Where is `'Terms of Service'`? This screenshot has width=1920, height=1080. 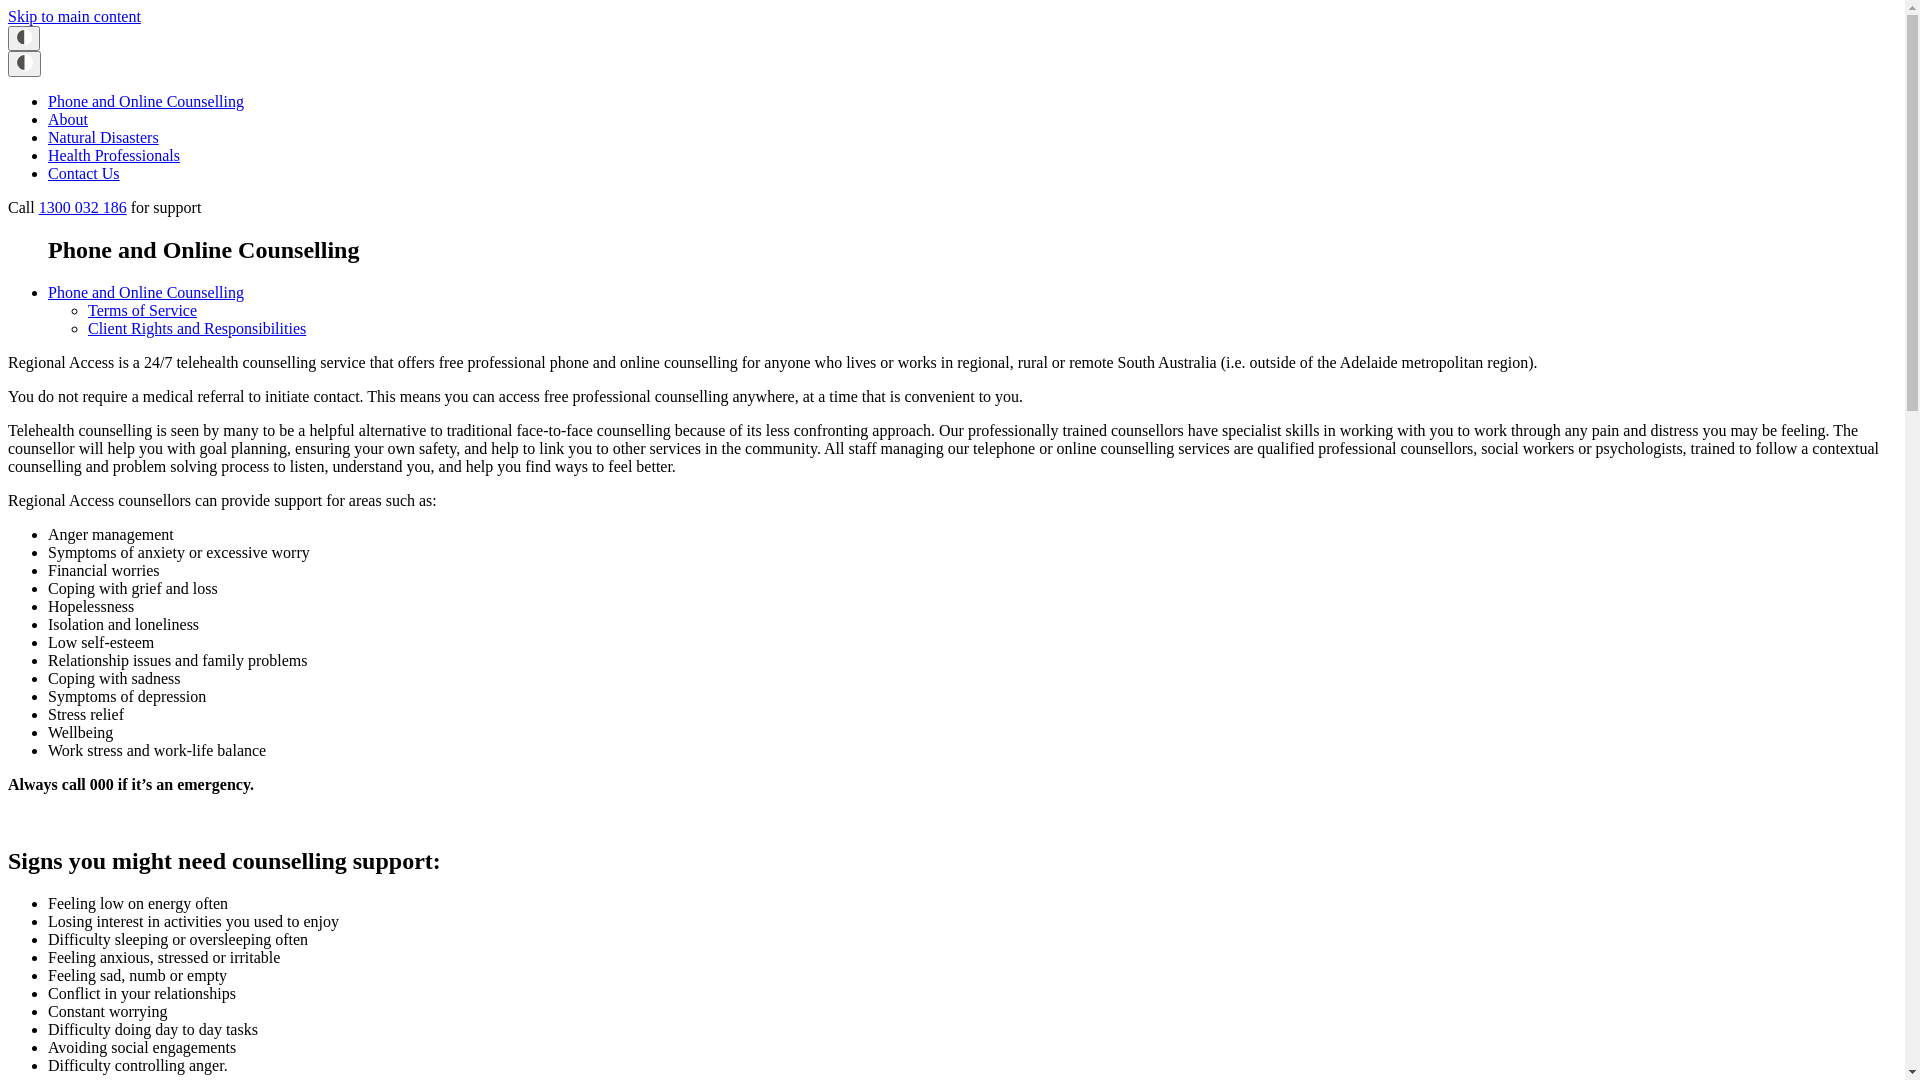 'Terms of Service' is located at coordinates (141, 310).